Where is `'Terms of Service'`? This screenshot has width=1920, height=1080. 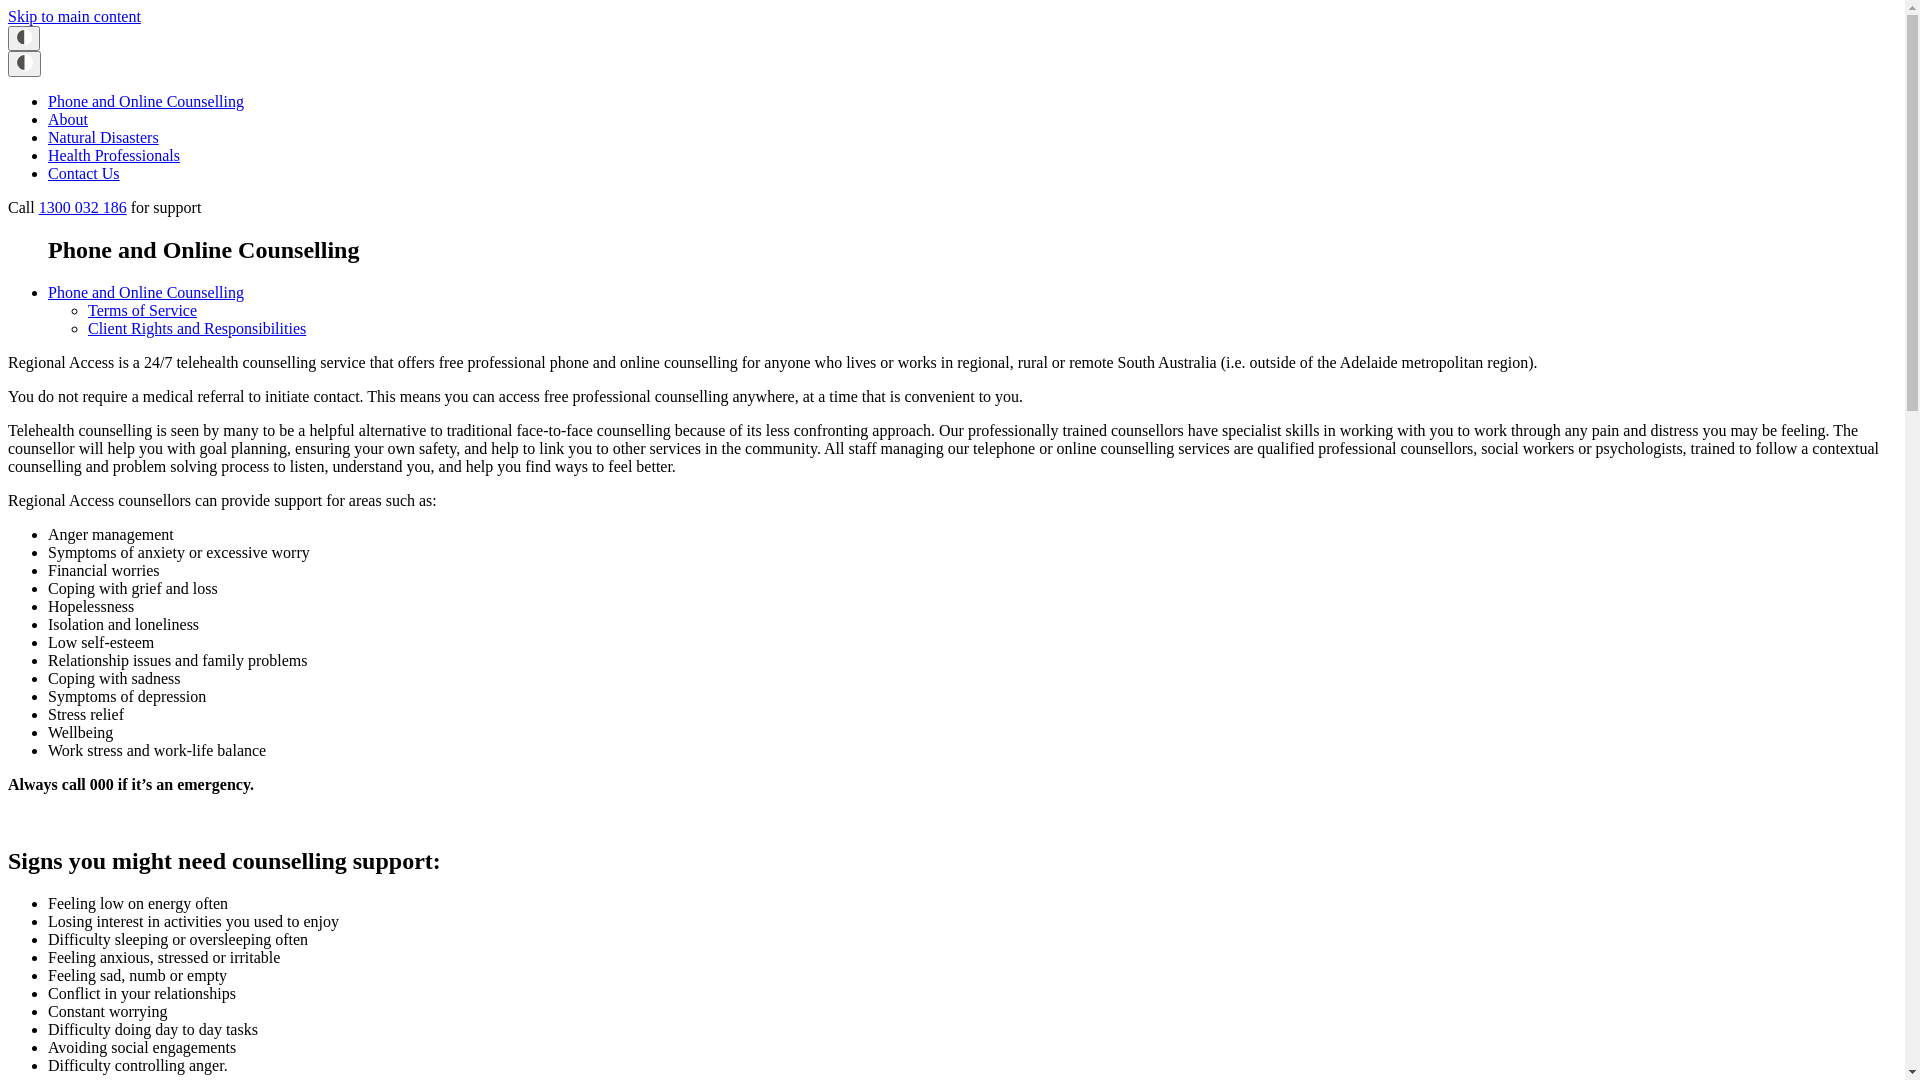 'Terms of Service' is located at coordinates (141, 310).